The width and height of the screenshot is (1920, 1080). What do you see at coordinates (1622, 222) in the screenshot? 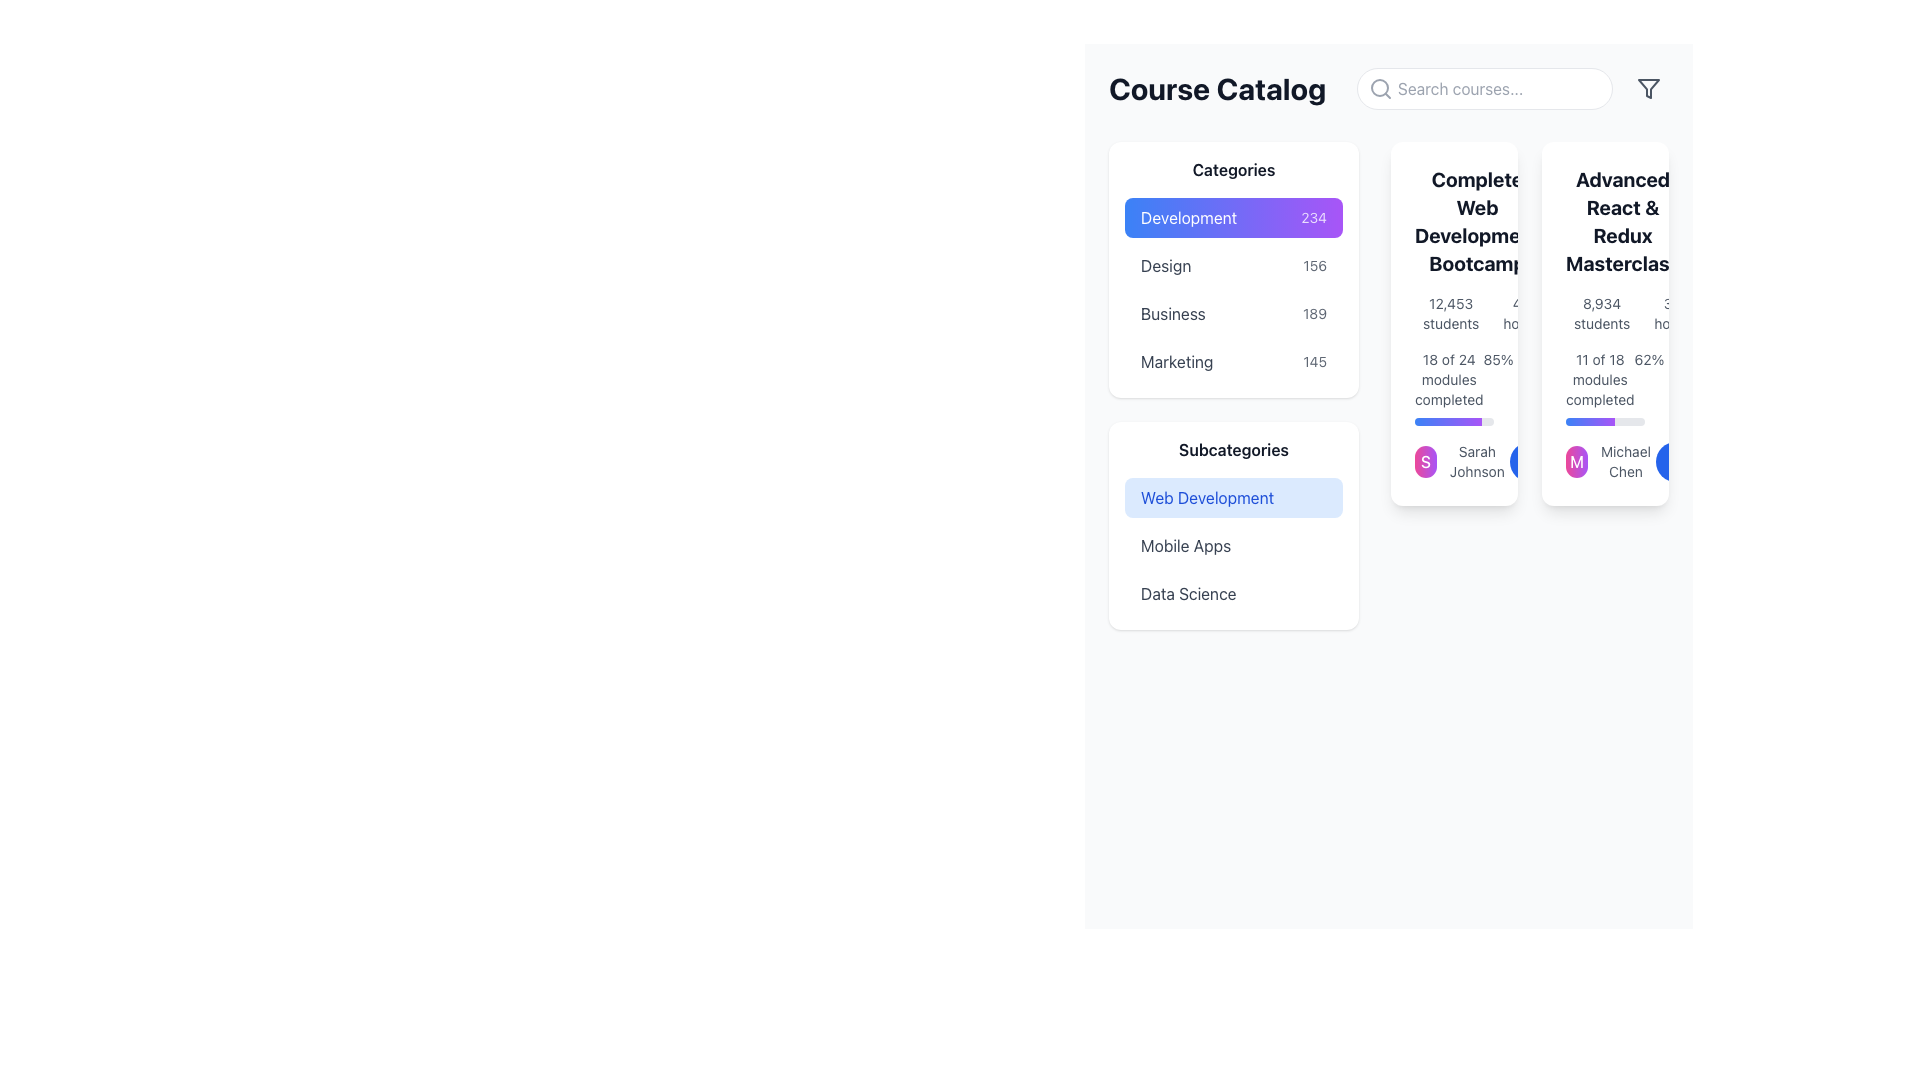
I see `the text label indicating the course title located in the 'Course Catalog' section` at bounding box center [1622, 222].